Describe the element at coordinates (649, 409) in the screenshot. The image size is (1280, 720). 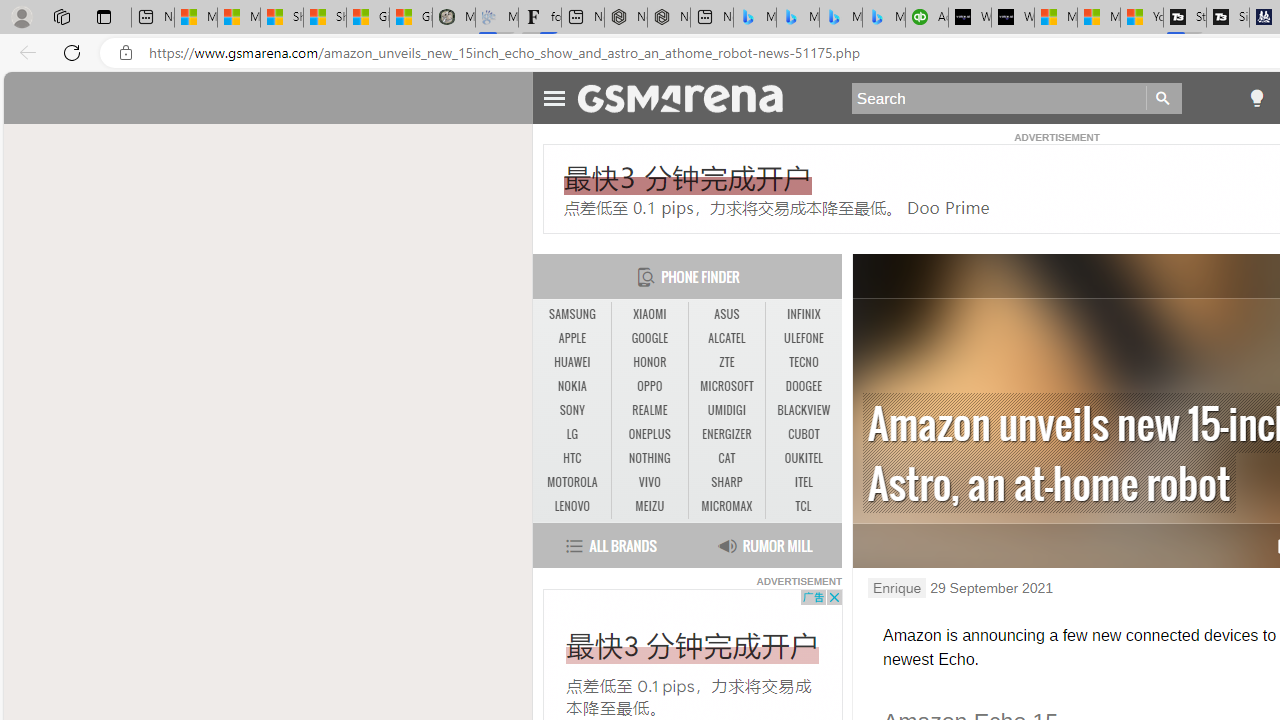
I see `'REALME'` at that location.